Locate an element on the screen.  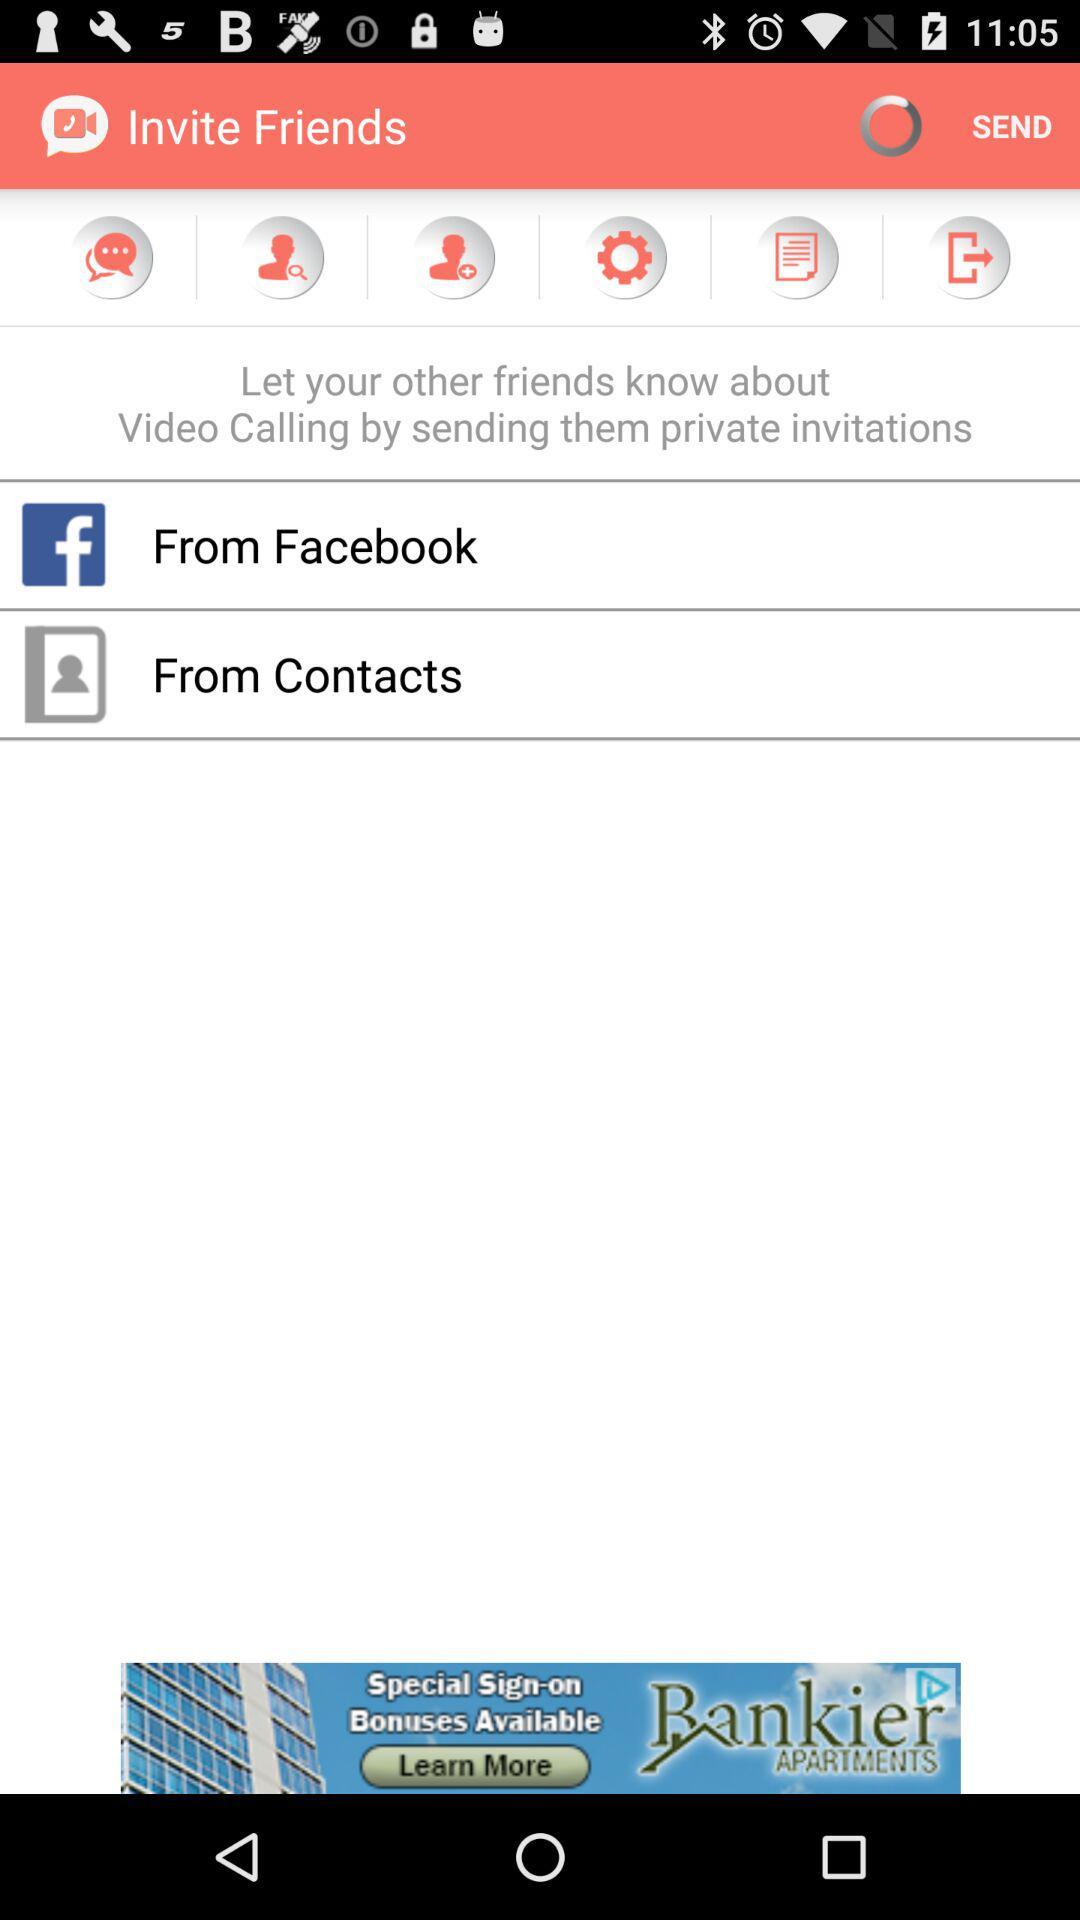
the follow icon is located at coordinates (452, 274).